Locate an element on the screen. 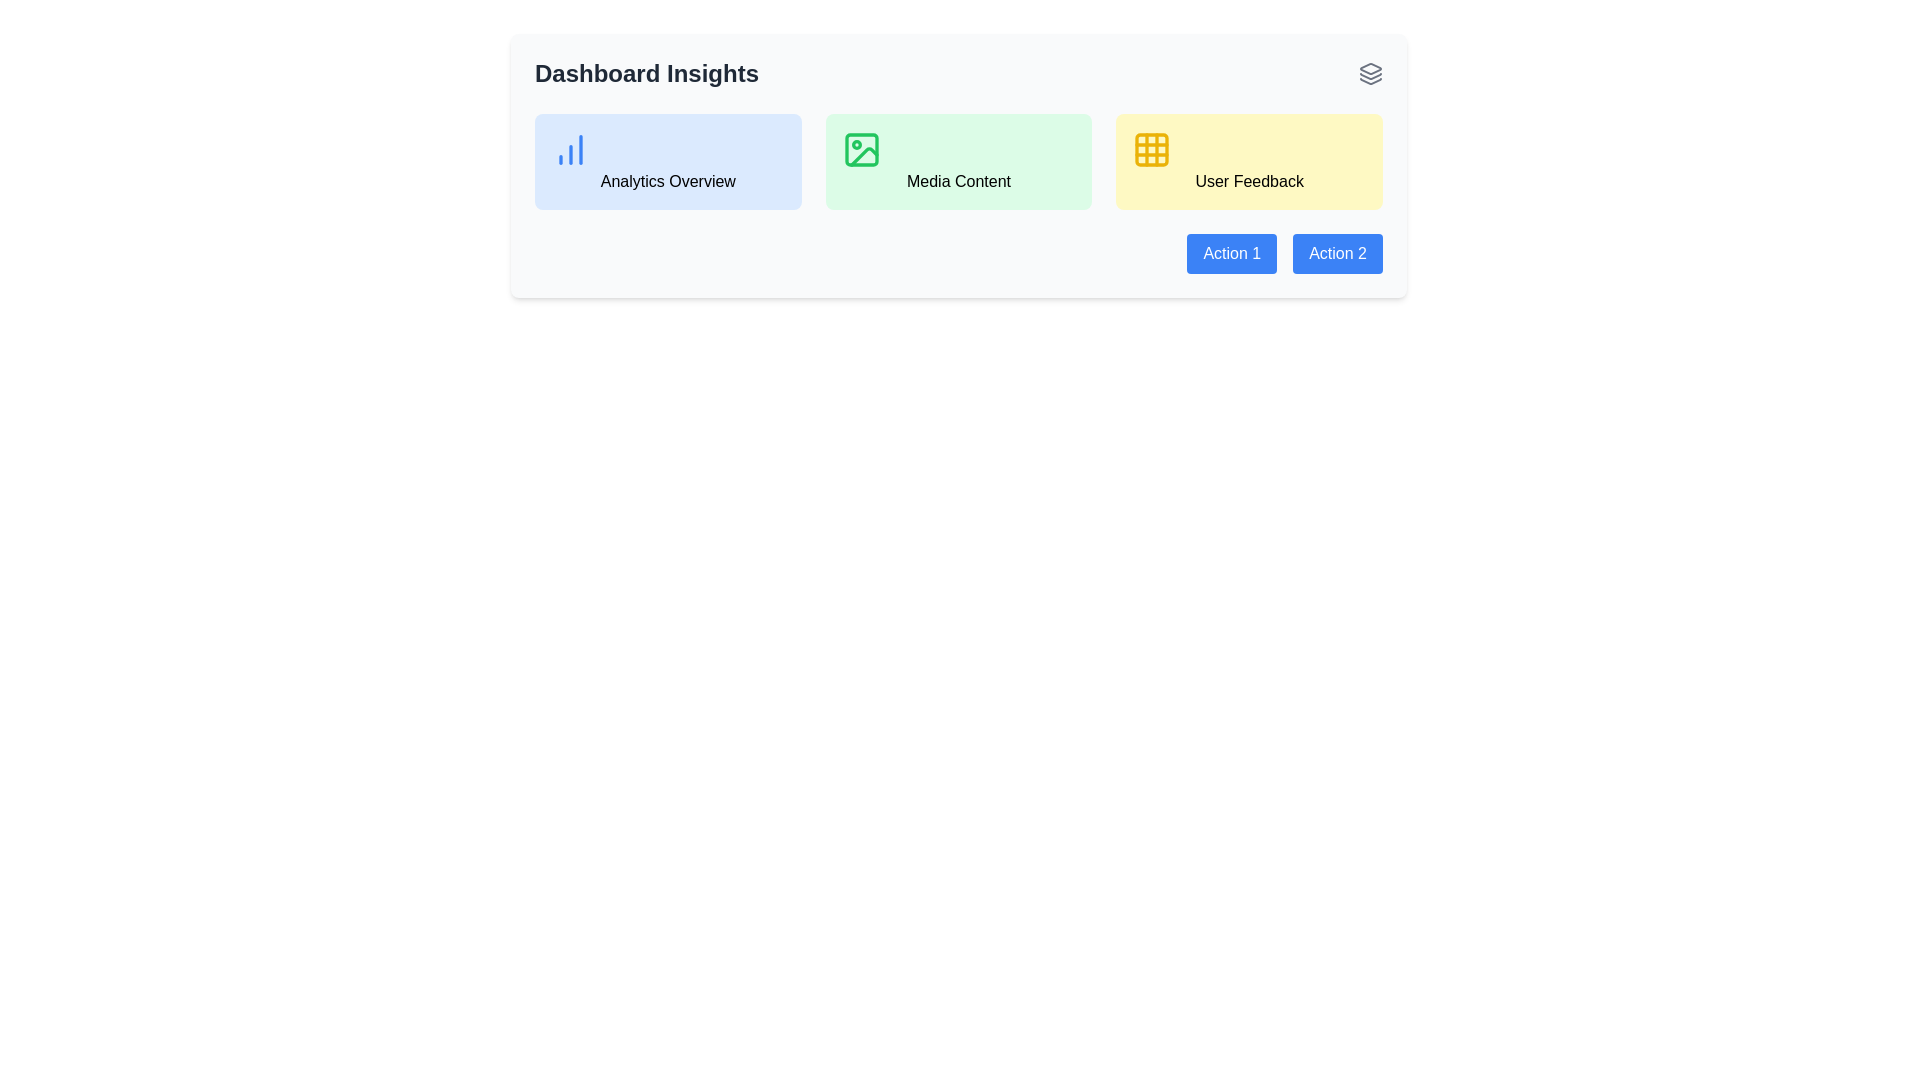  the bottom layer of the stacked graphical icon located near the top-right corner of the dashboard is located at coordinates (1370, 80).